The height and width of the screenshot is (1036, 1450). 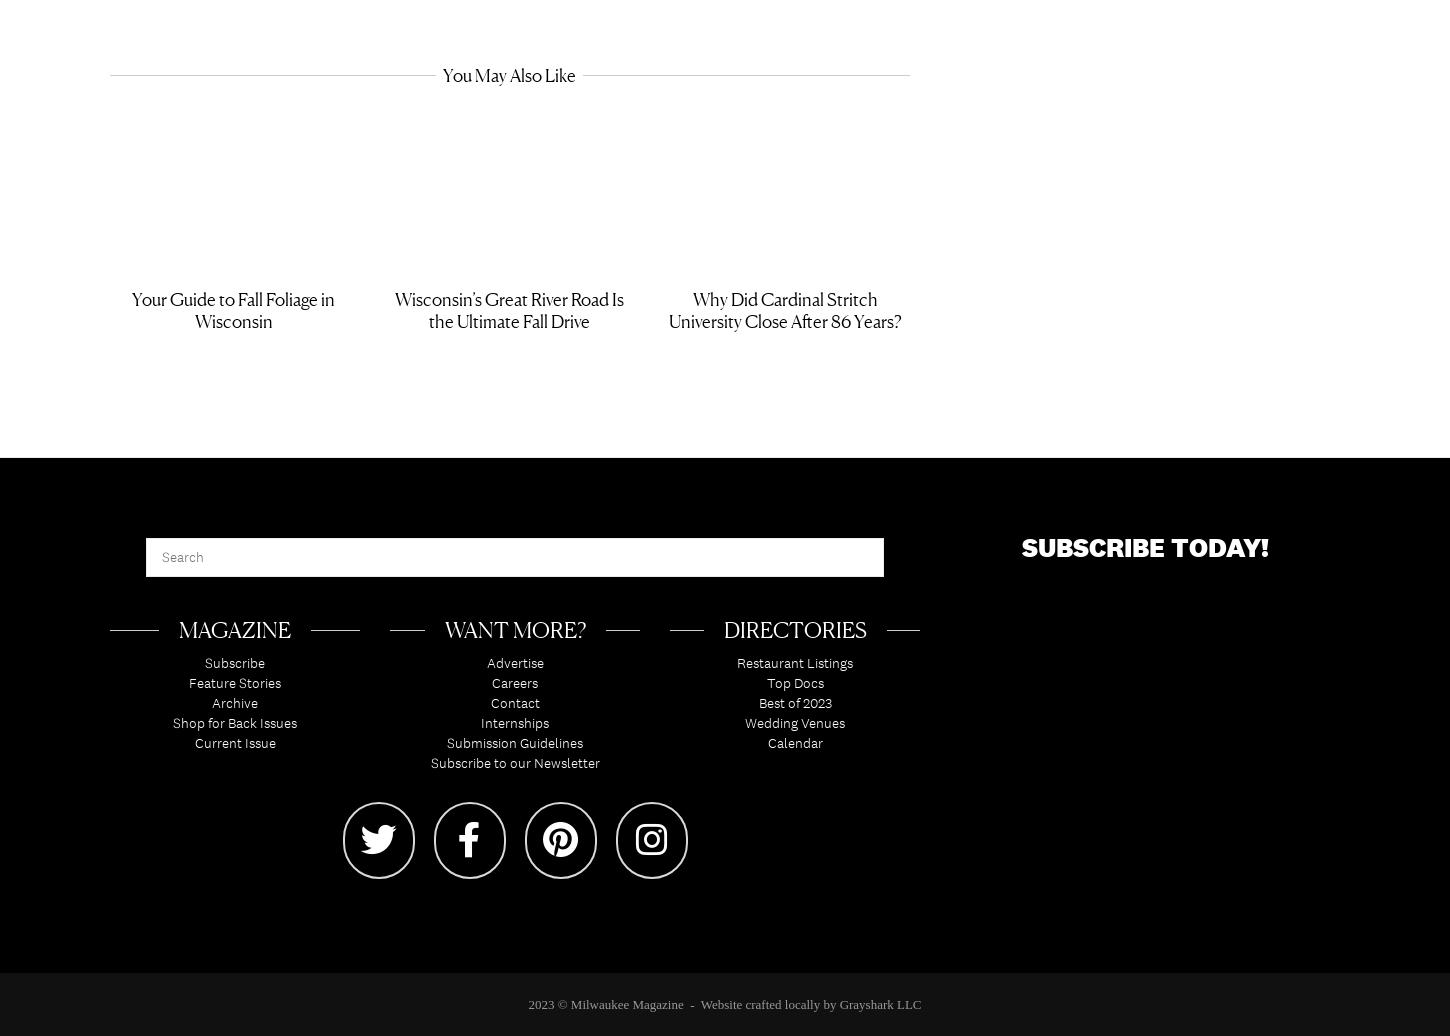 What do you see at coordinates (234, 636) in the screenshot?
I see `'Magazine'` at bounding box center [234, 636].